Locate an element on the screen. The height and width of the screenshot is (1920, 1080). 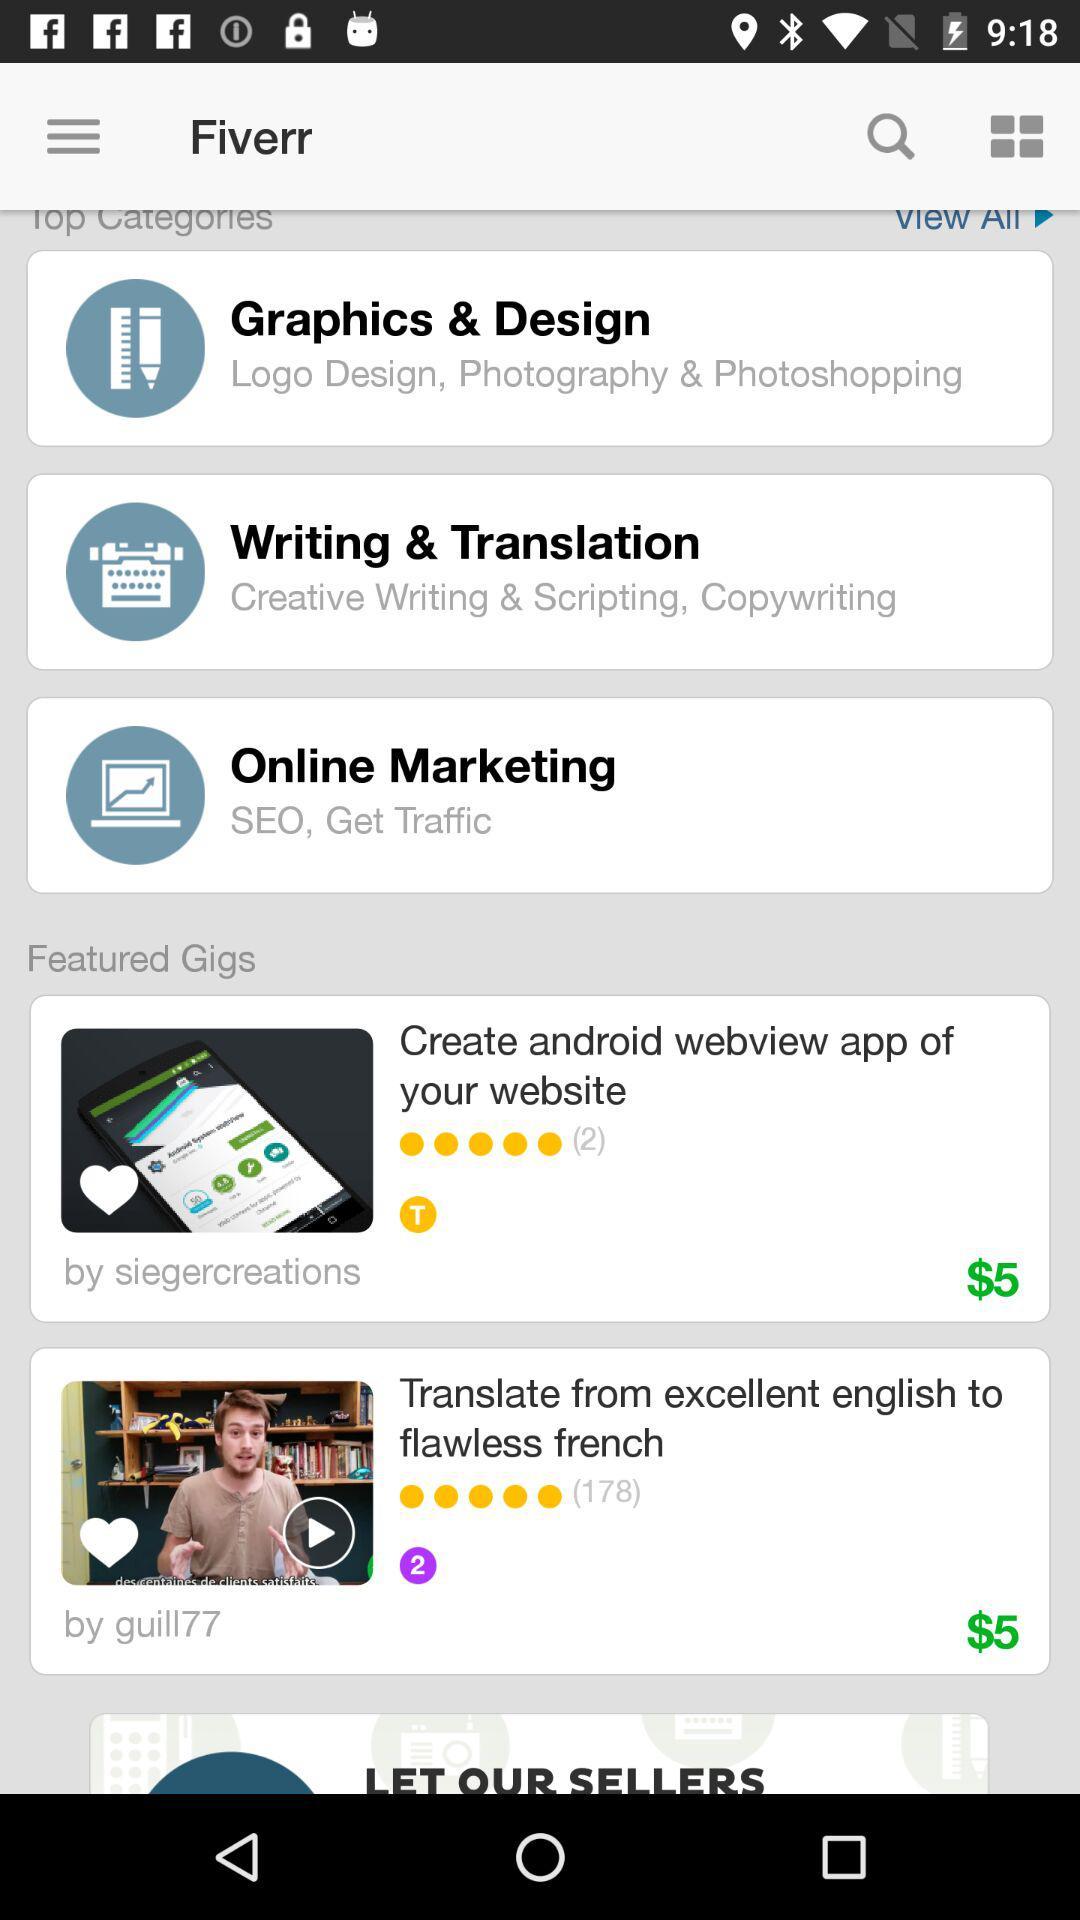
the translate from excellent item is located at coordinates (707, 1416).